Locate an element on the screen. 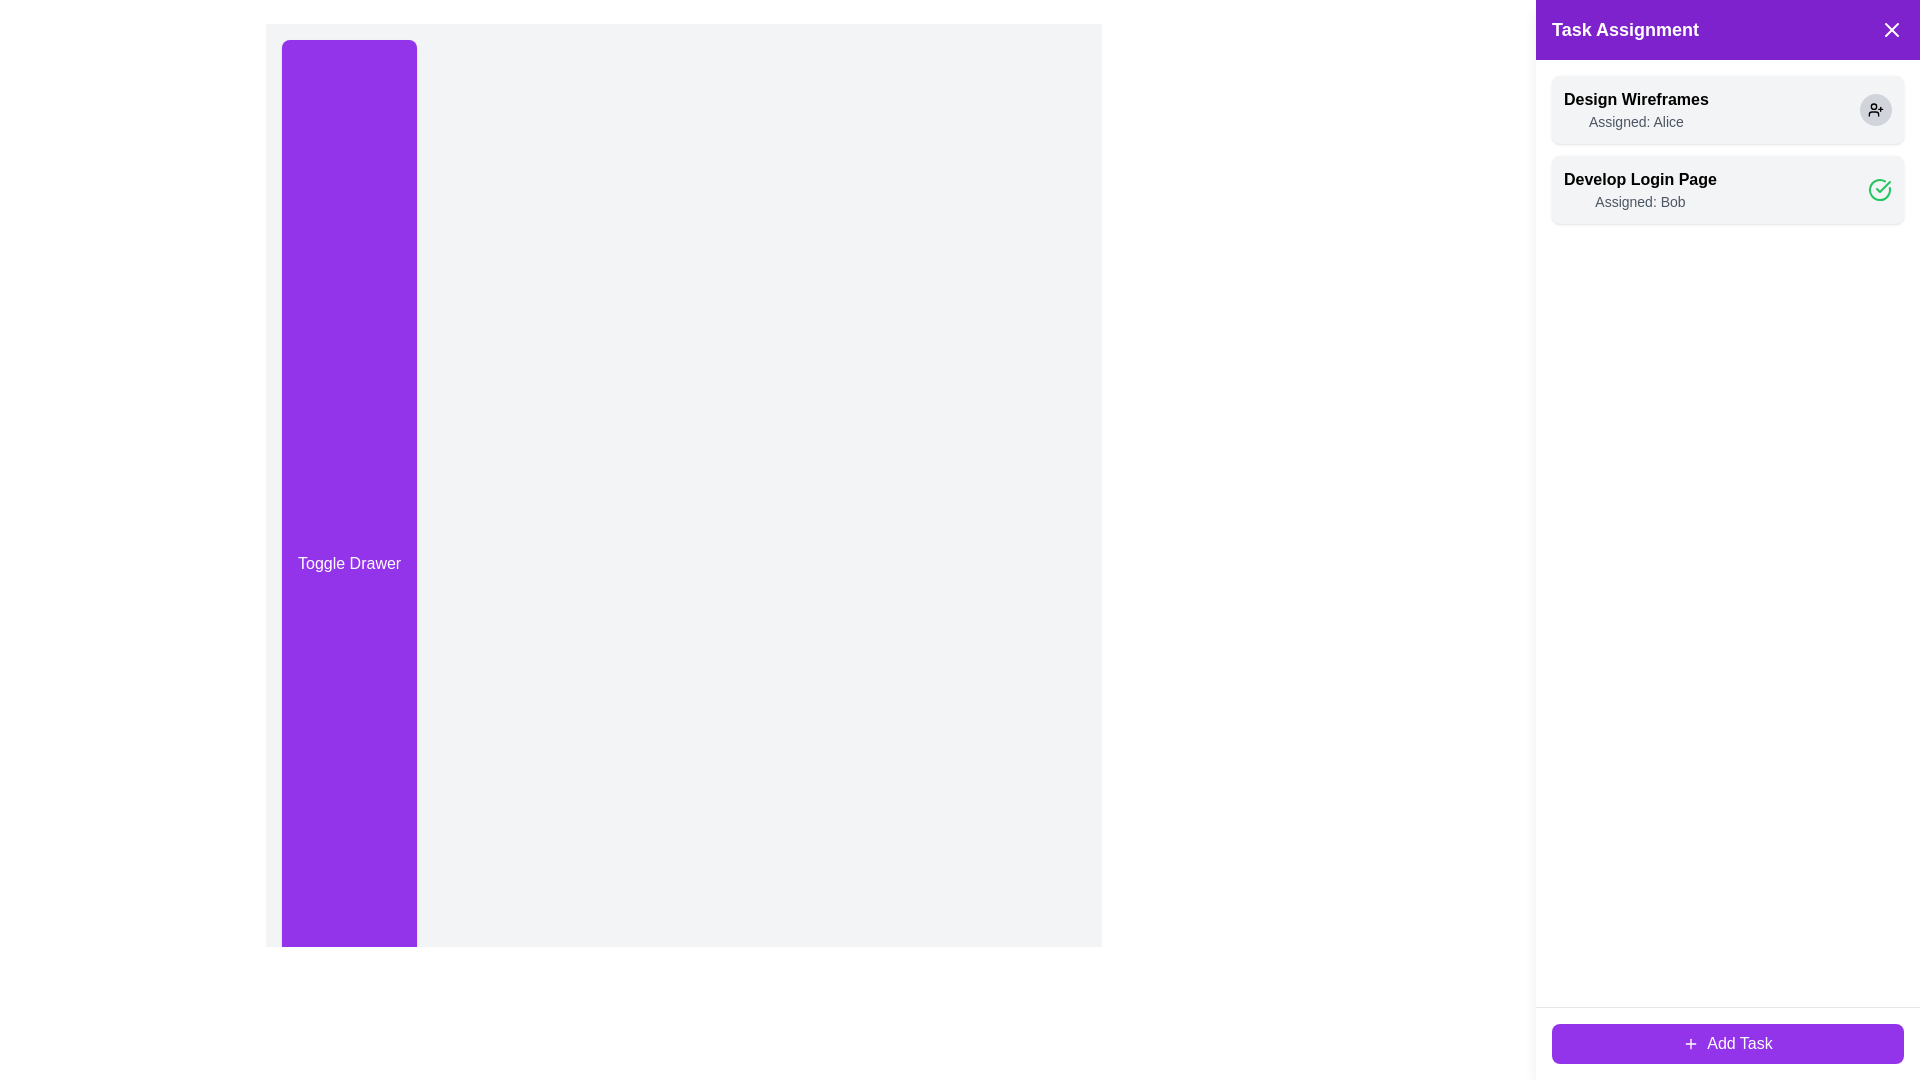 Image resolution: width=1920 pixels, height=1080 pixels. the second Task Card (Informational Block) in the vertical list under the 'Task Assignment' panel, which summarizes the assigned task and its status is located at coordinates (1727, 189).